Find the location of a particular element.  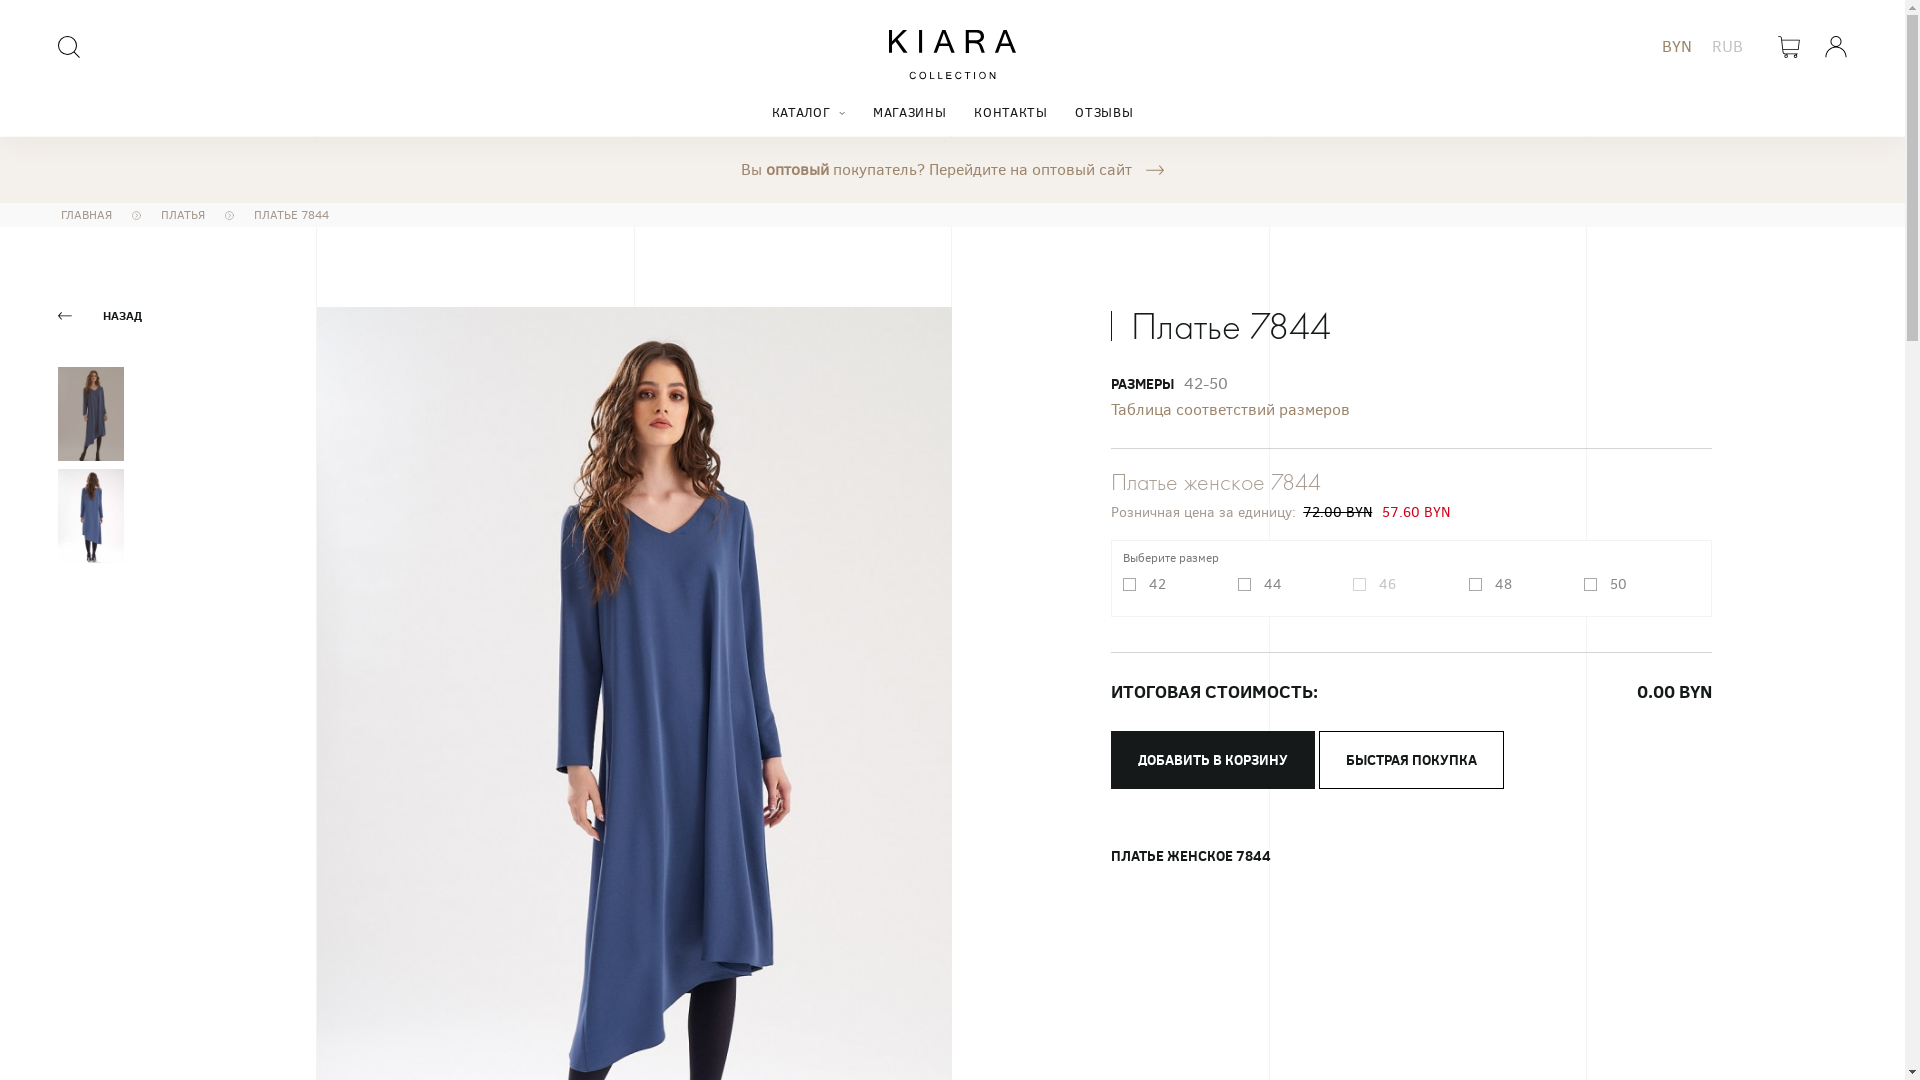

'RUB' is located at coordinates (1726, 45).